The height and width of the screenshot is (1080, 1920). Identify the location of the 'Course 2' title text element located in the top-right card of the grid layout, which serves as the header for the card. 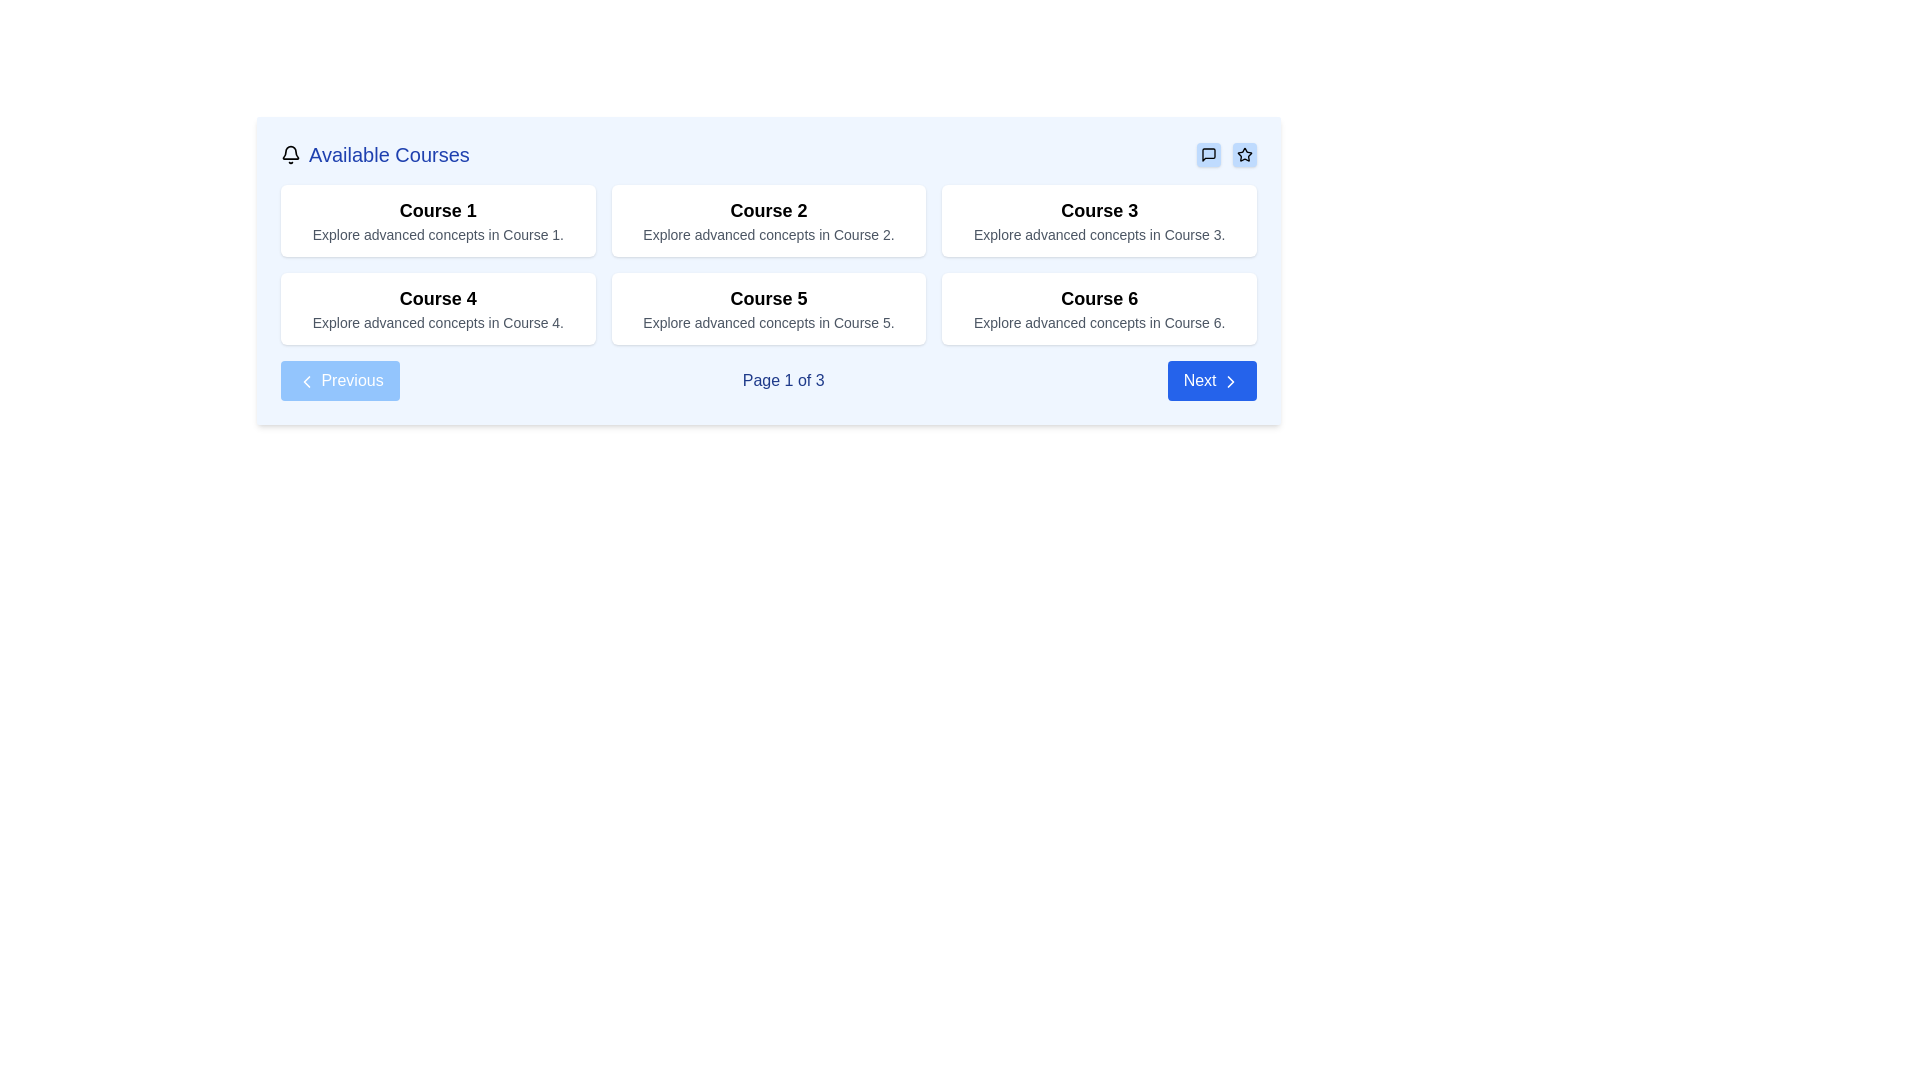
(767, 211).